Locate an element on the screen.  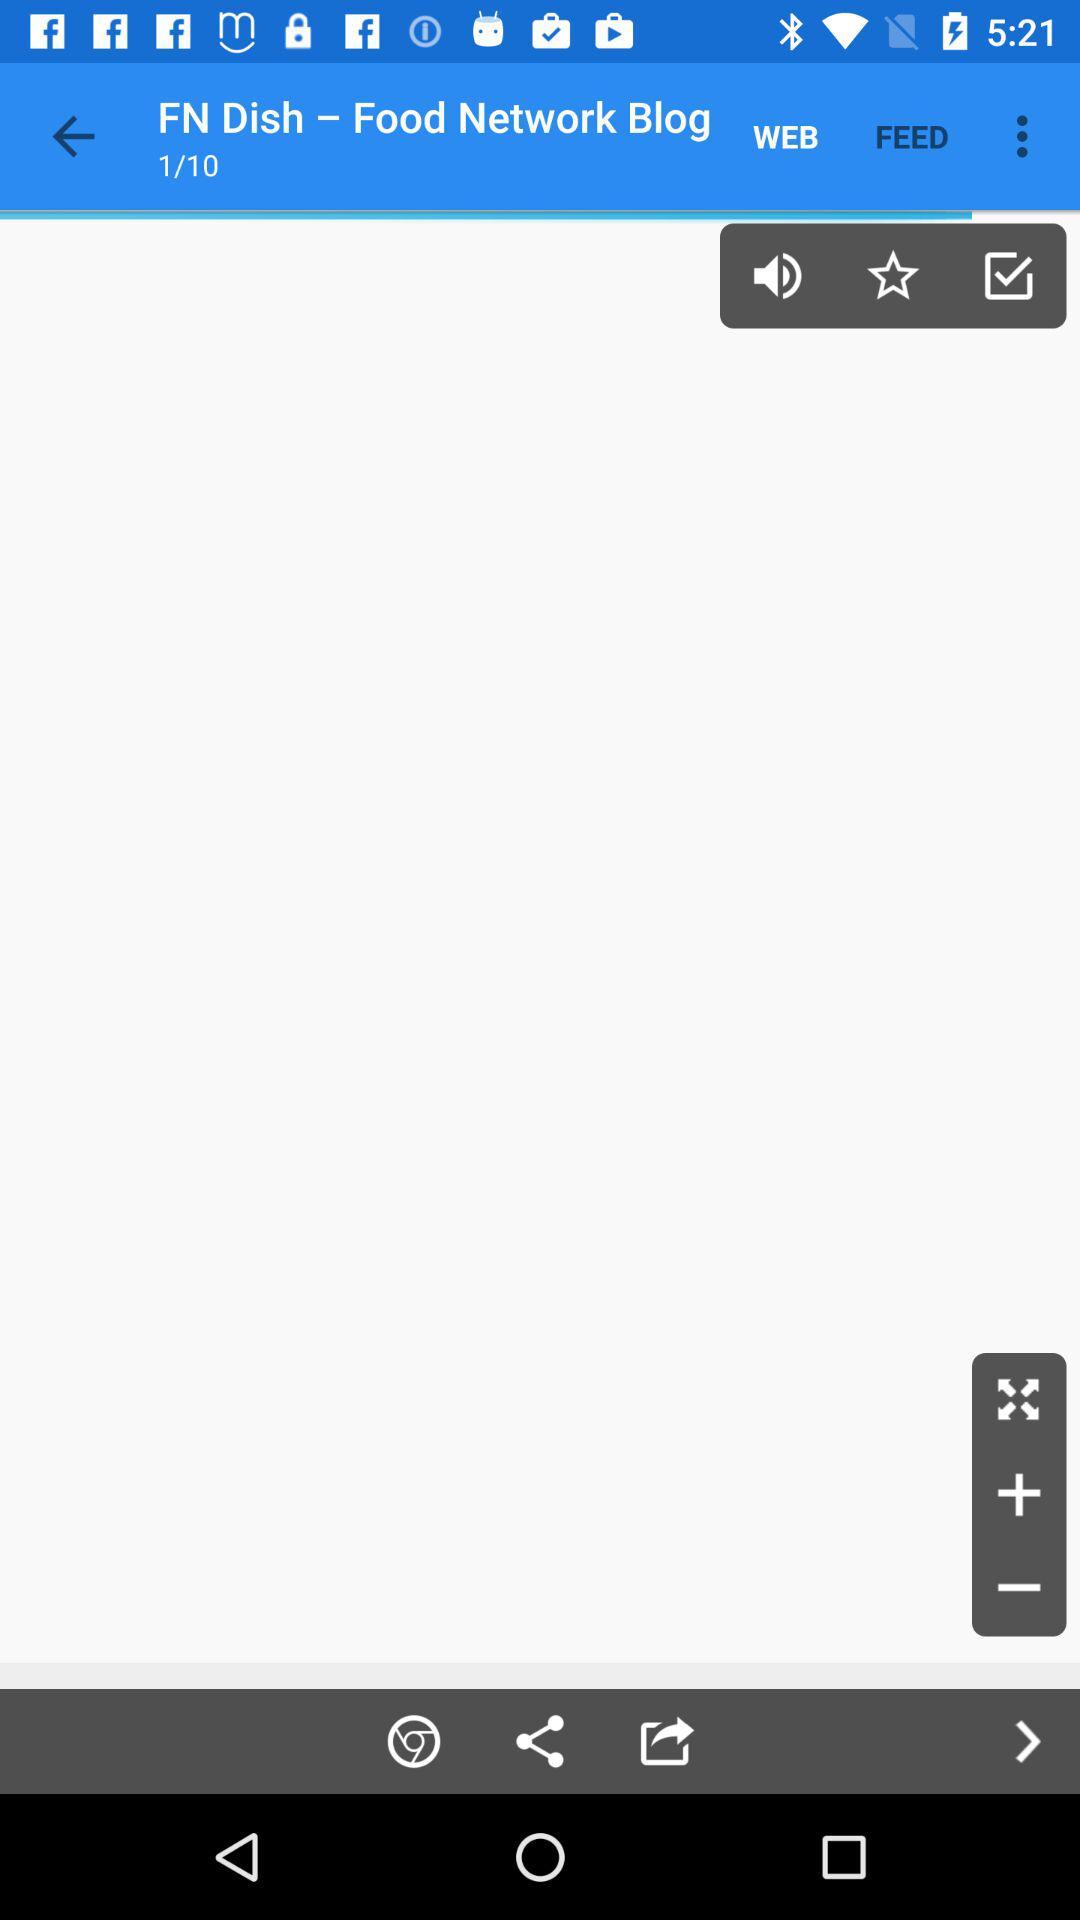
the feed is located at coordinates (911, 135).